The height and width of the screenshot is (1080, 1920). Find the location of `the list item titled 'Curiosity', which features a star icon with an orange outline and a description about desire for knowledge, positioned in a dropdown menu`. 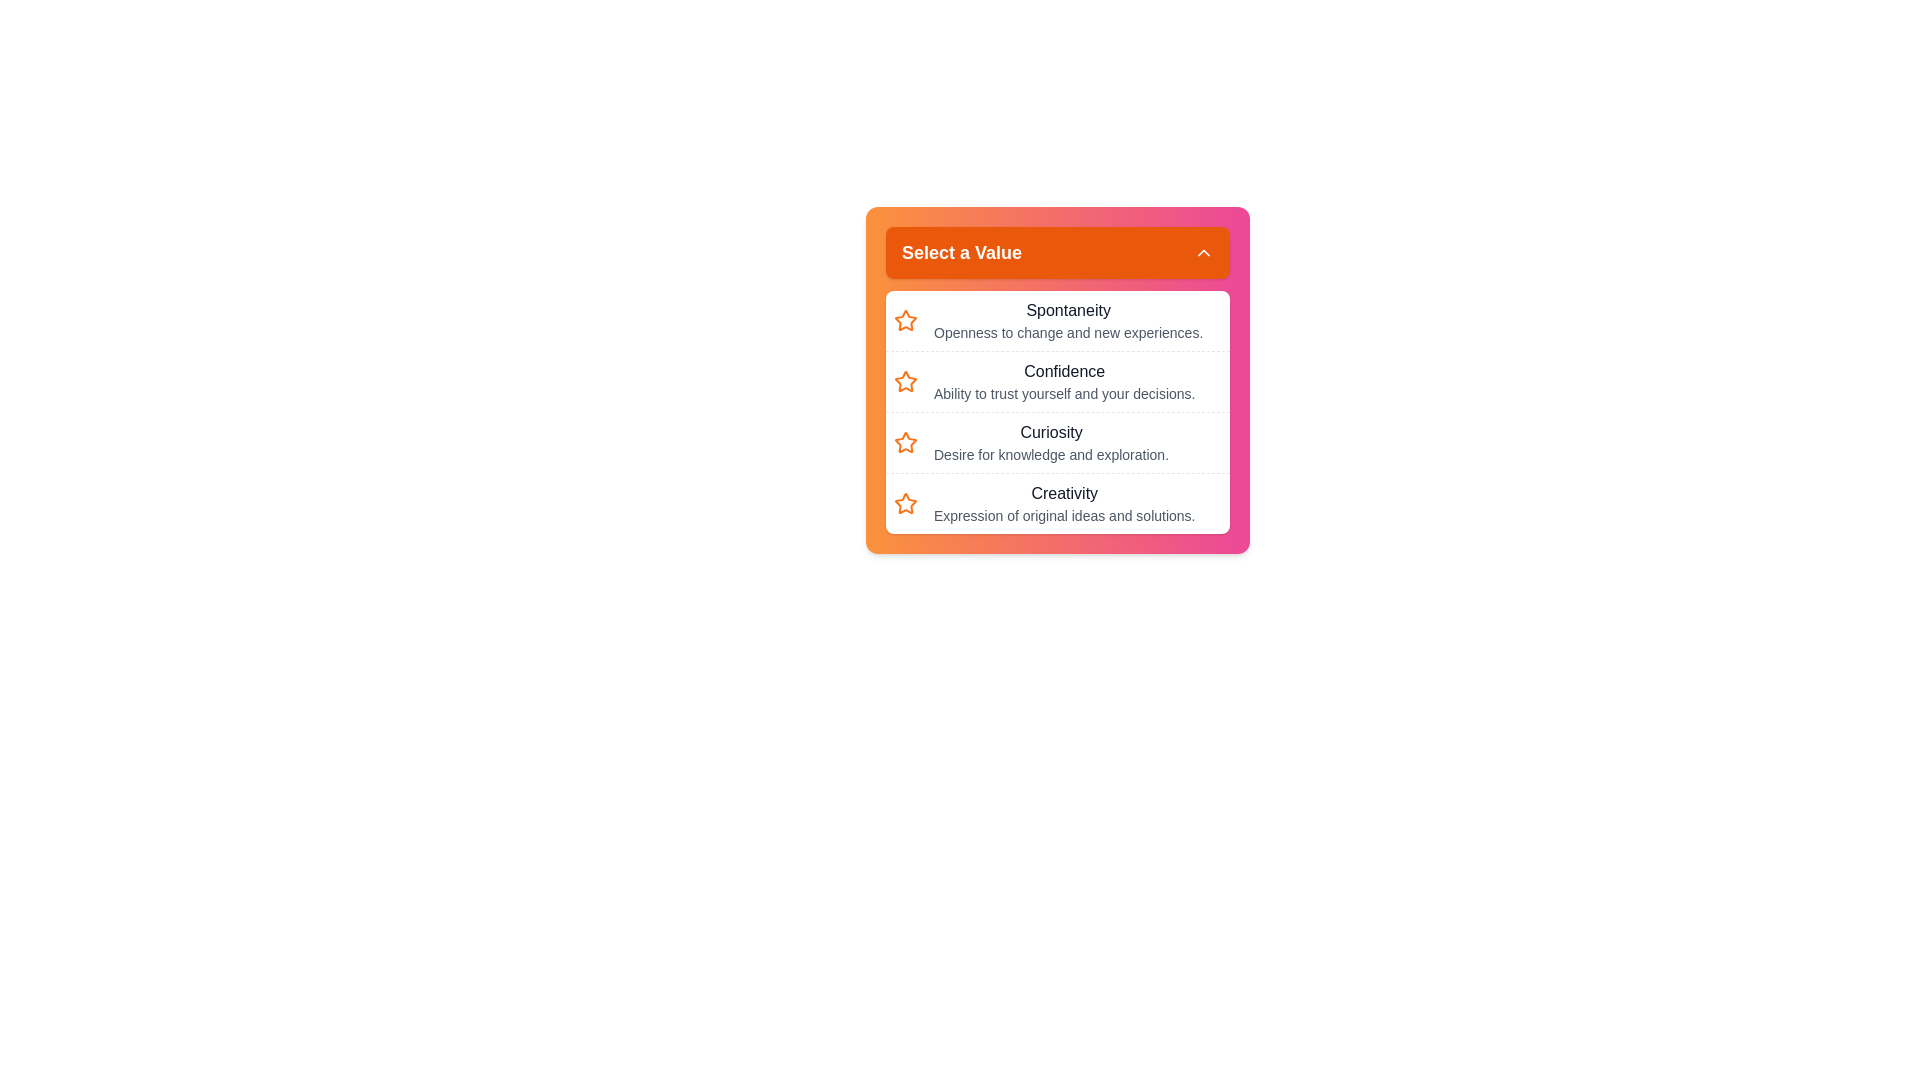

the list item titled 'Curiosity', which features a star icon with an orange outline and a description about desire for knowledge, positioned in a dropdown menu is located at coordinates (1056, 441).